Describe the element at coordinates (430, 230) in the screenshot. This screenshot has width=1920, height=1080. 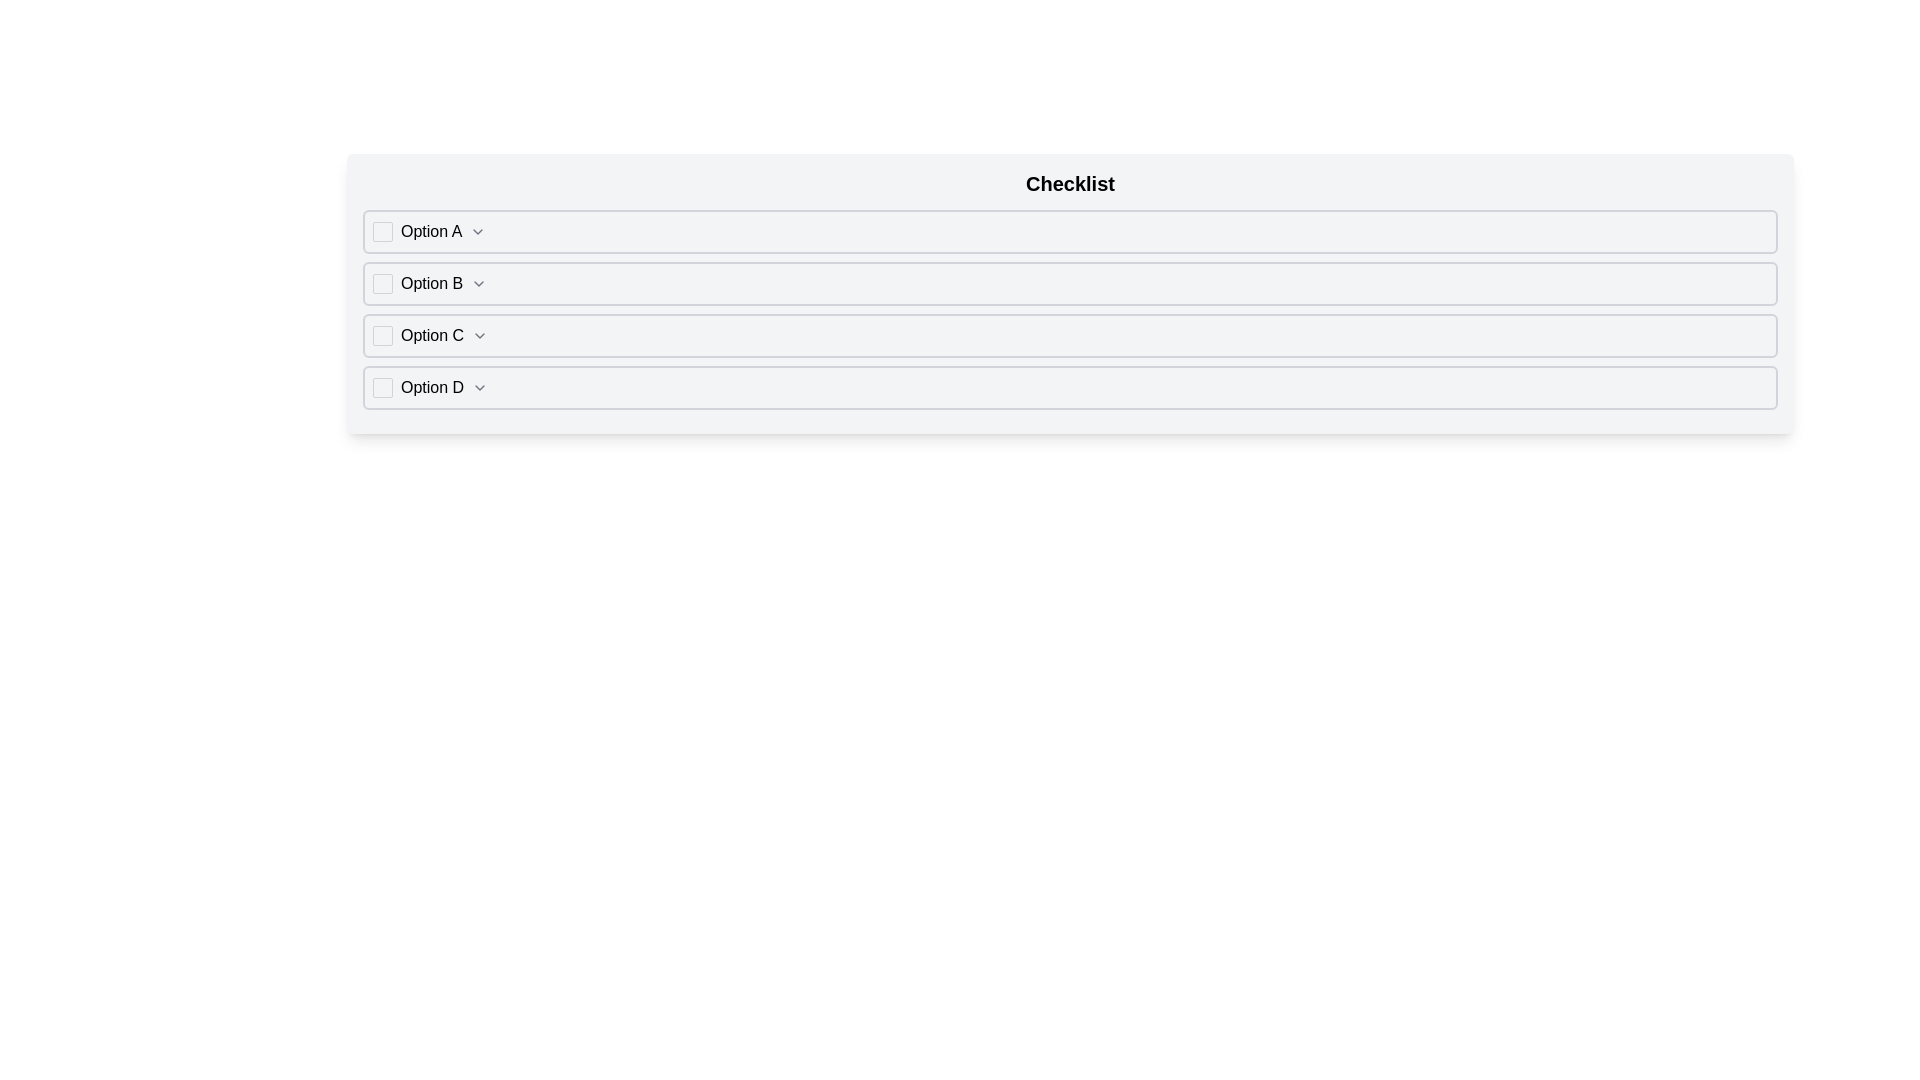
I see `the text label displaying 'Option A', which is part of the 'Checklist' list and located next to a checkbox and a downward chevron icon` at that location.